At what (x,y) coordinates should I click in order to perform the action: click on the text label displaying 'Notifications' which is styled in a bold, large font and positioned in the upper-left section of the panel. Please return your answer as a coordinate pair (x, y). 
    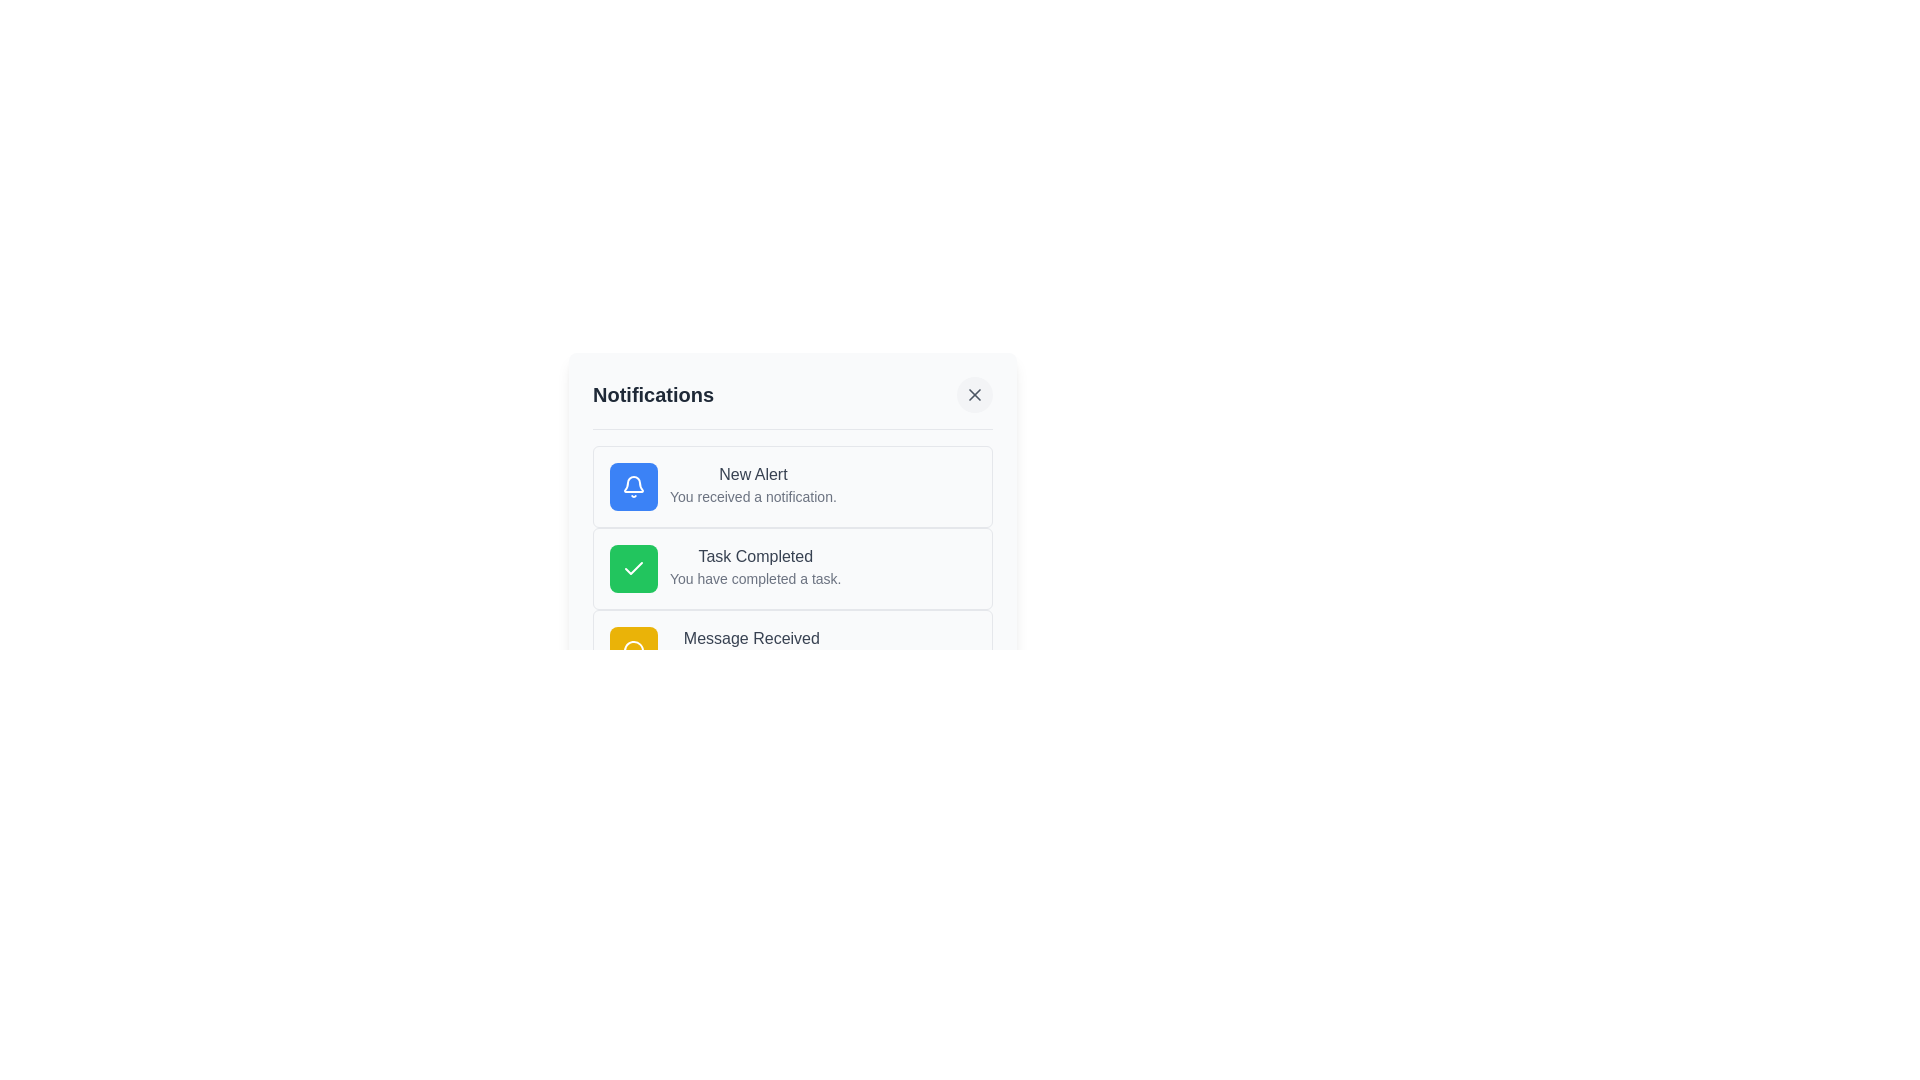
    Looking at the image, I should click on (653, 394).